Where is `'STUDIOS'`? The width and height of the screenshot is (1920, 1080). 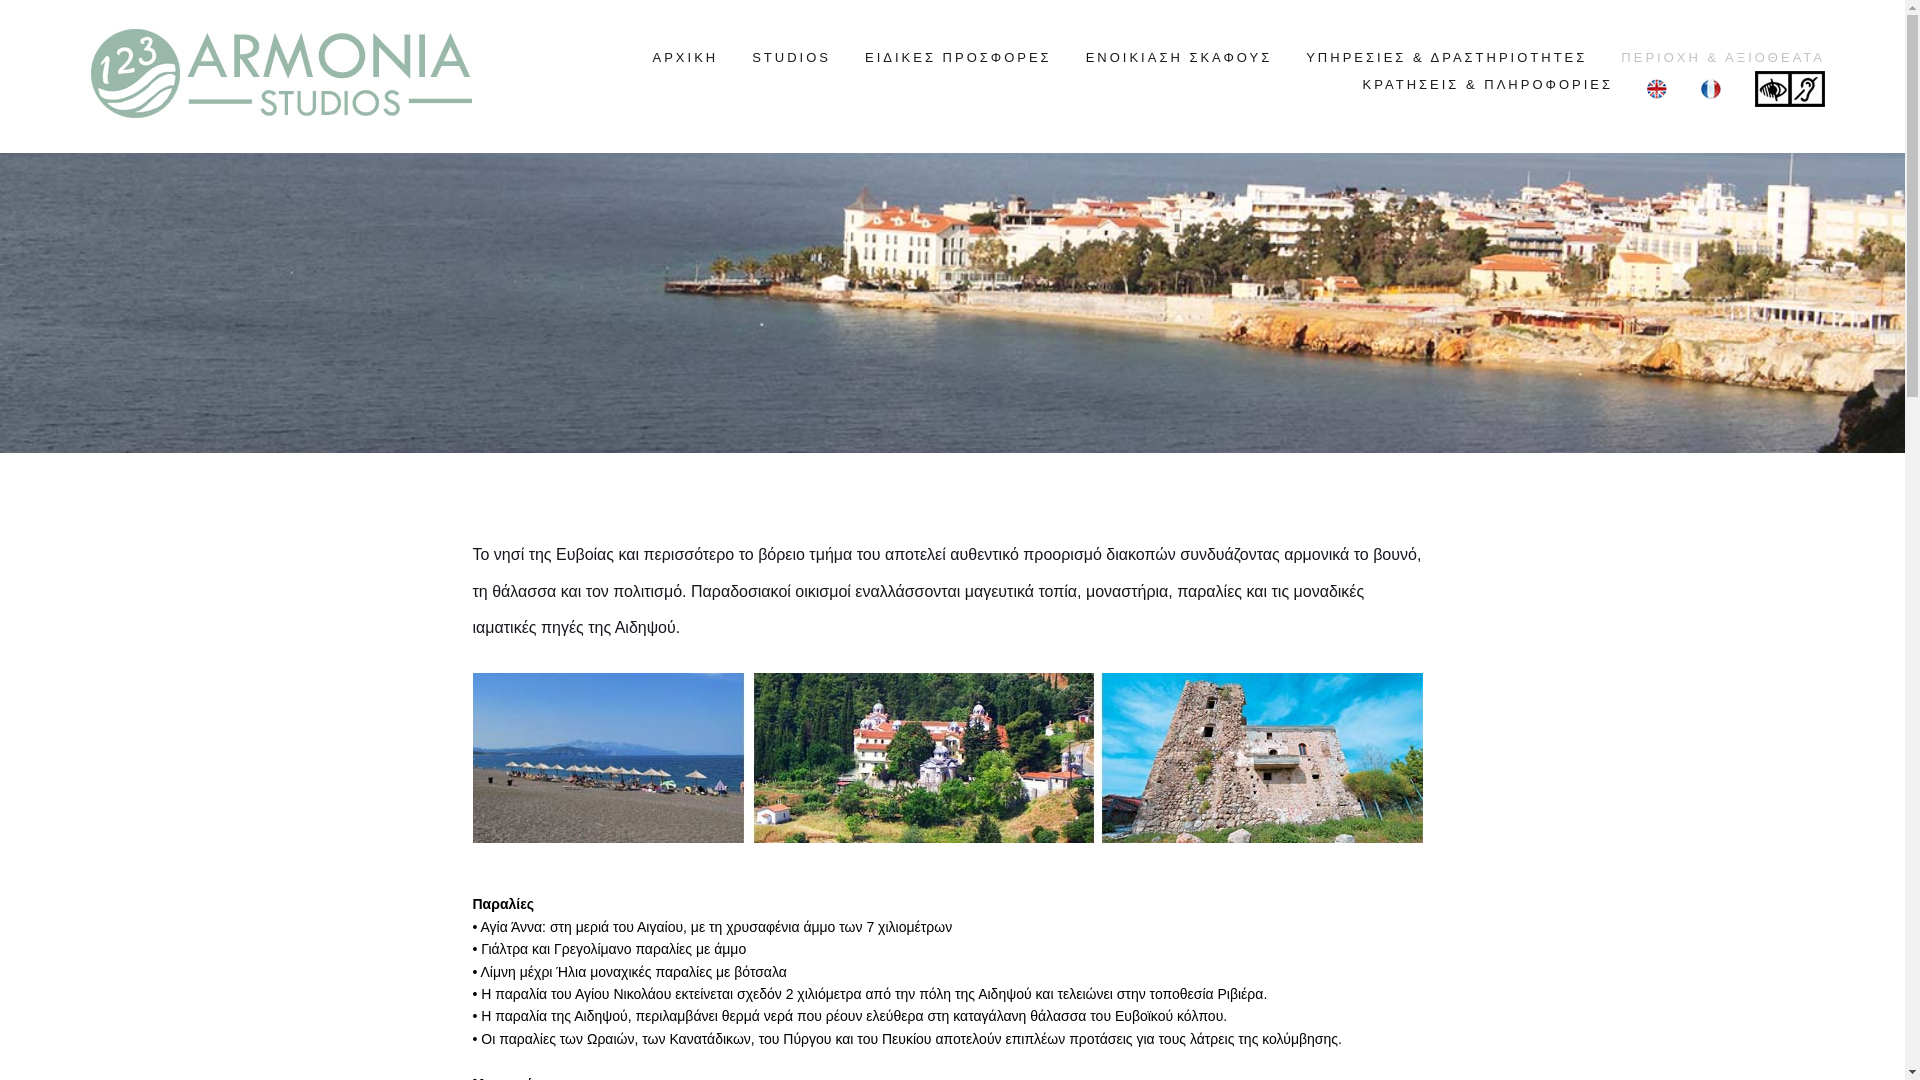
'STUDIOS' is located at coordinates (790, 56).